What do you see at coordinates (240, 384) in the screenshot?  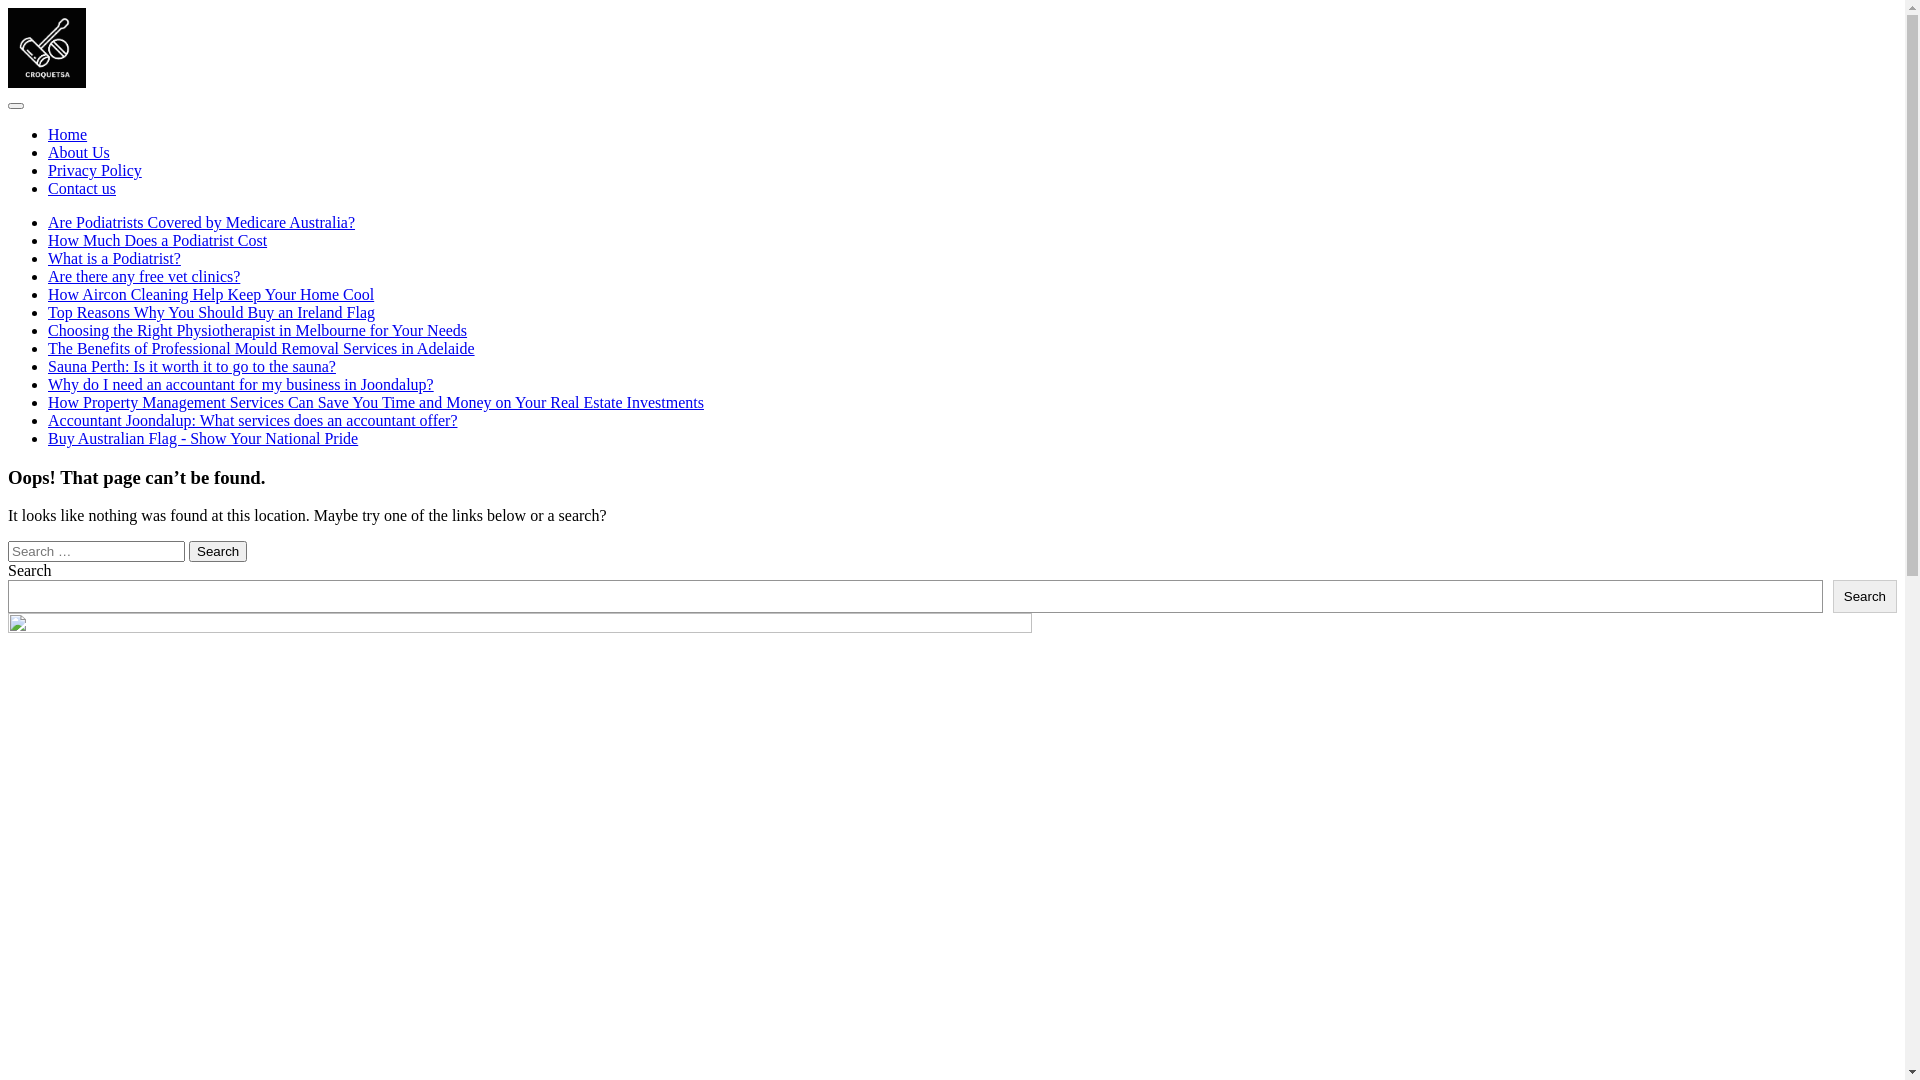 I see `'Why do I need an accountant for my business in Joondalup?'` at bounding box center [240, 384].